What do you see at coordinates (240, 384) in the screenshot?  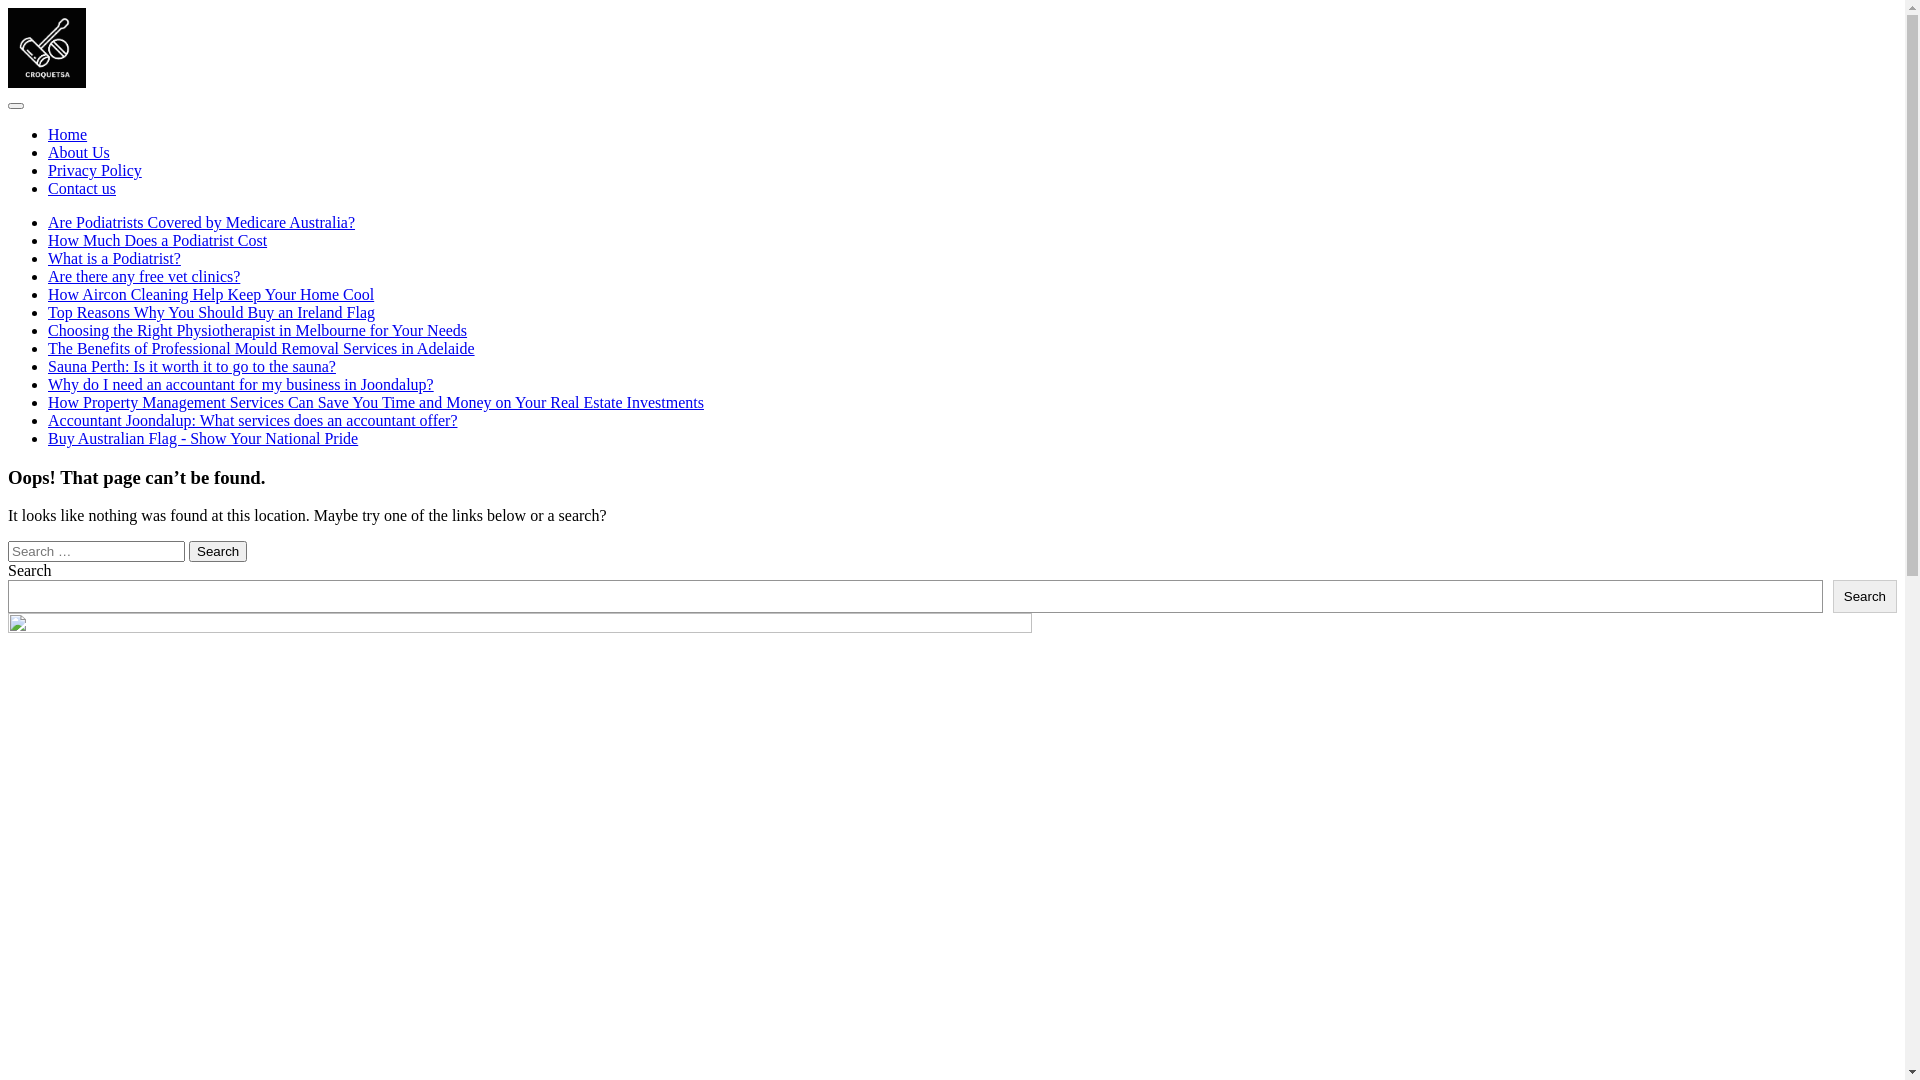 I see `'Why do I need an accountant for my business in Joondalup?'` at bounding box center [240, 384].